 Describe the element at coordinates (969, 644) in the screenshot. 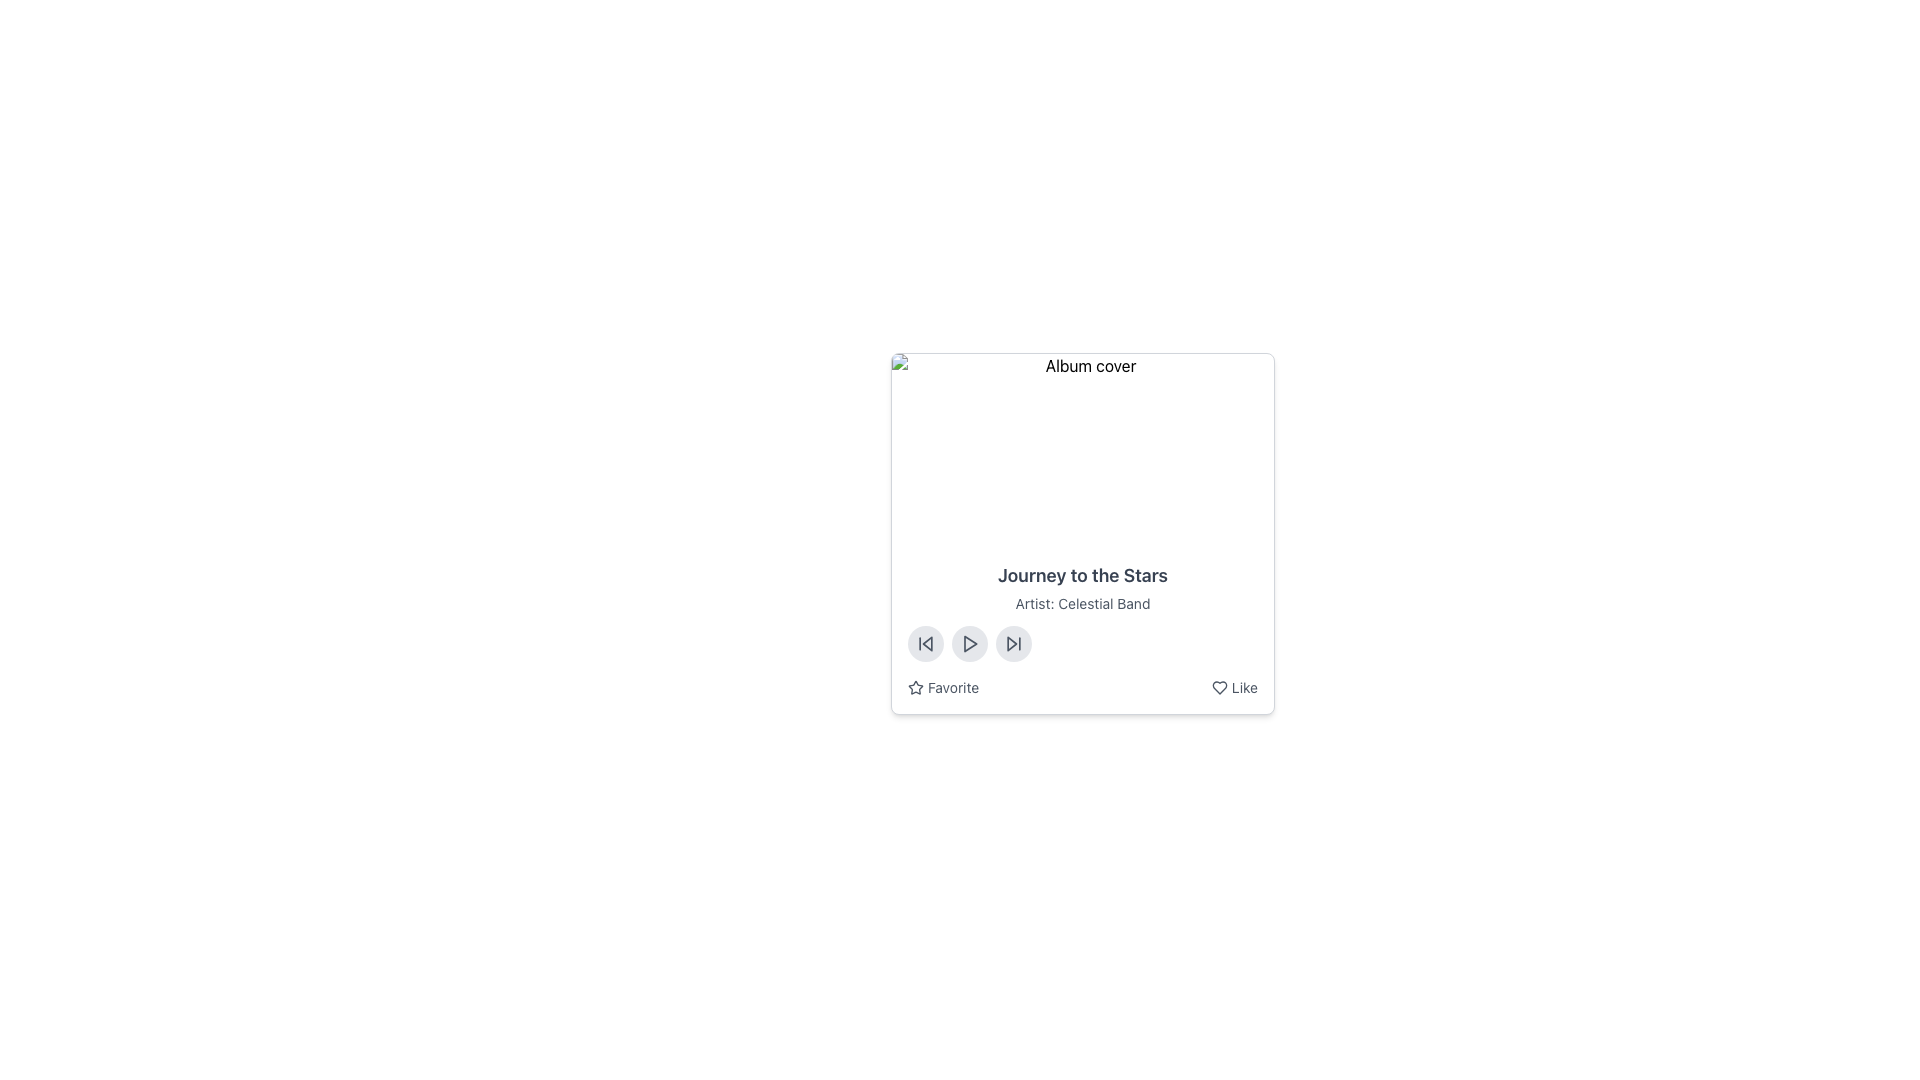

I see `the play button located in the center of the media control section below the album cover` at that location.